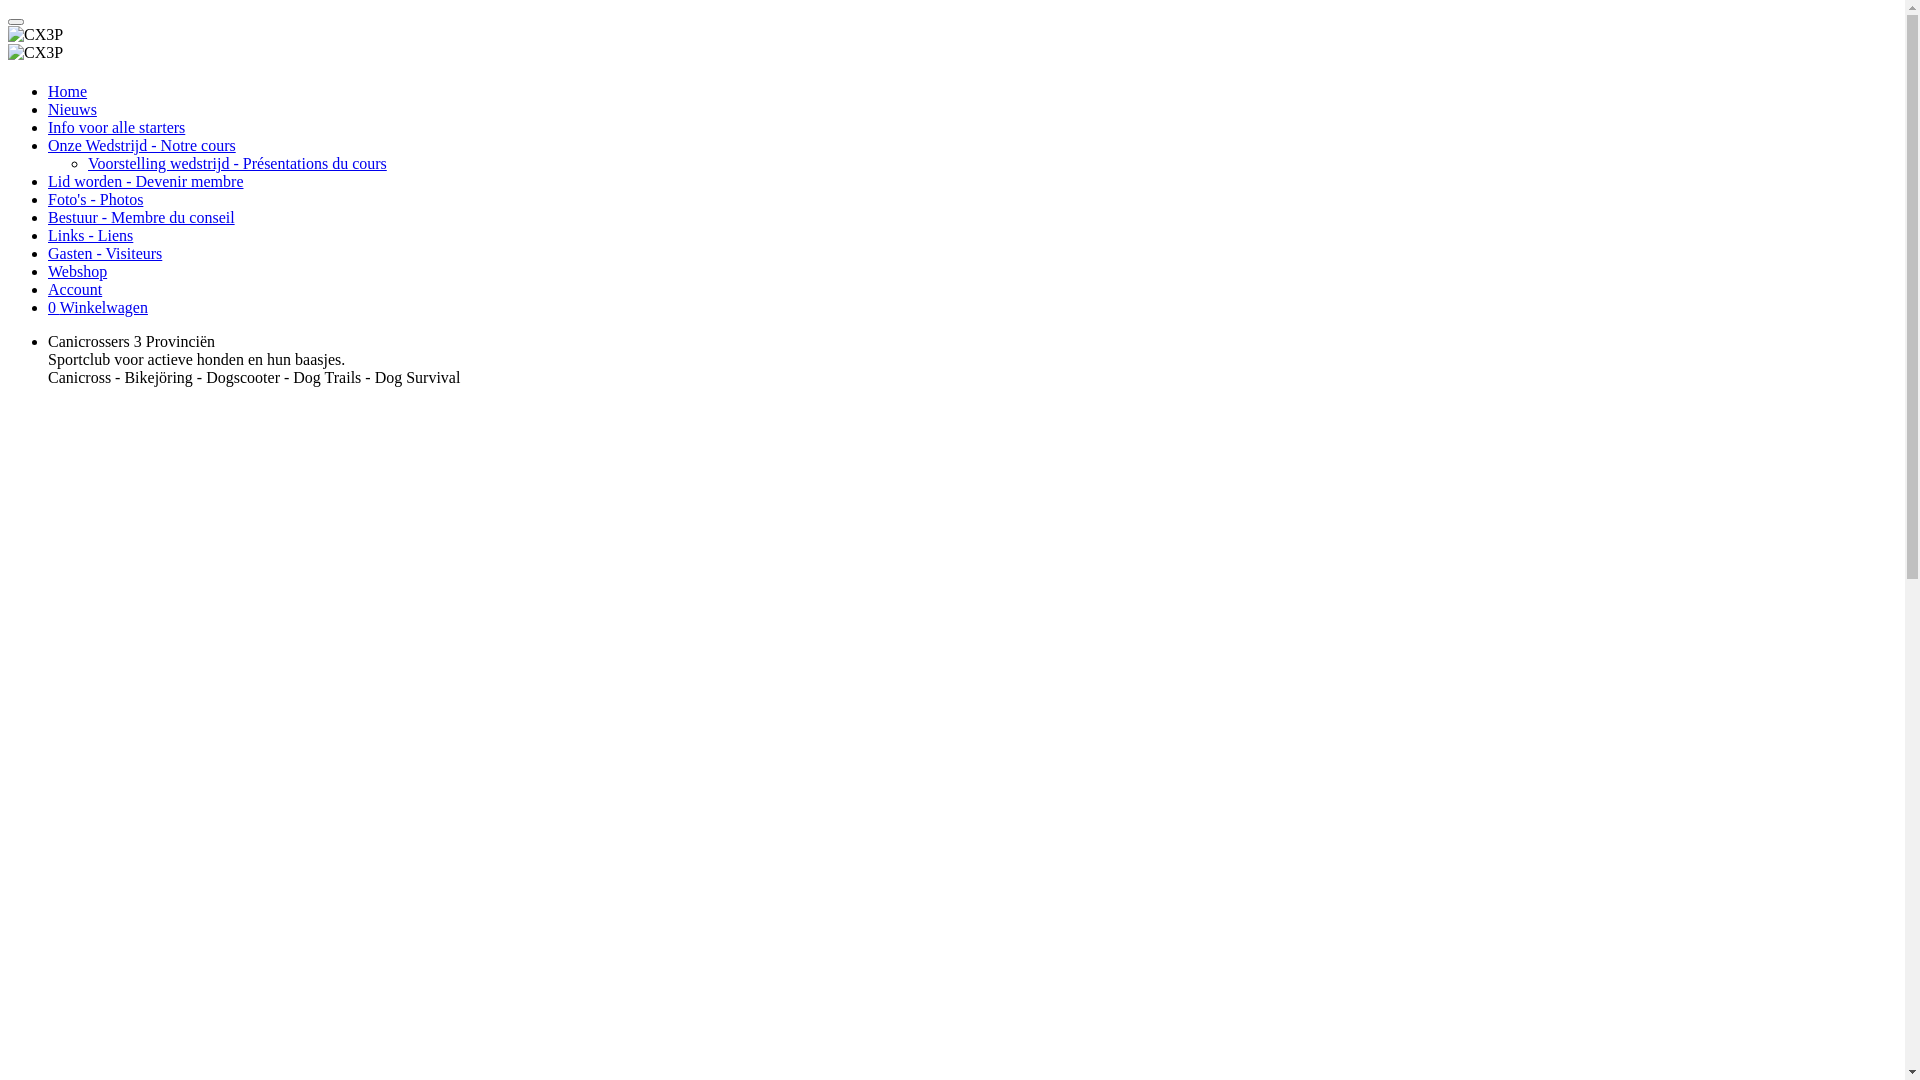 The image size is (1920, 1080). I want to click on 'Home', so click(48, 91).